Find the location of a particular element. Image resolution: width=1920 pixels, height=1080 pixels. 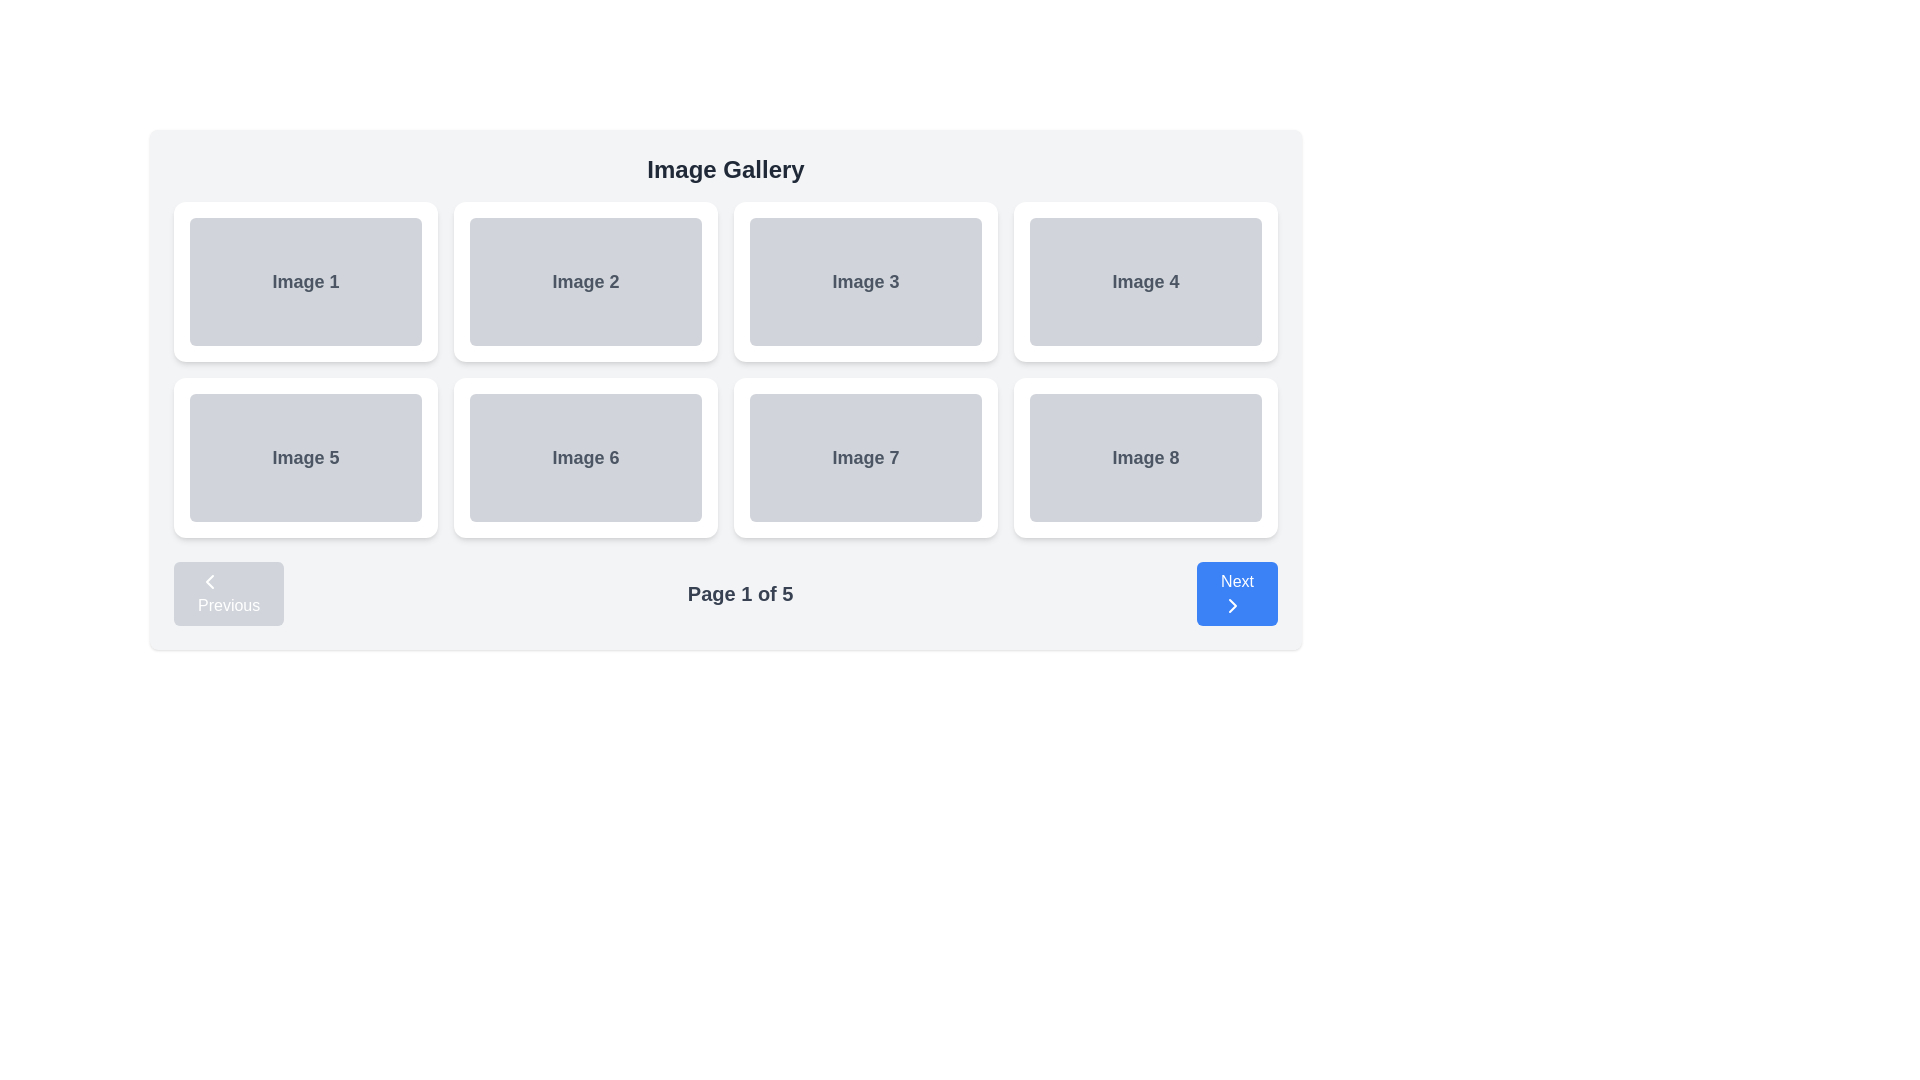

the sixth card element with a light gray background and the text 'Image 6' centered in bold dark gray font is located at coordinates (584, 458).